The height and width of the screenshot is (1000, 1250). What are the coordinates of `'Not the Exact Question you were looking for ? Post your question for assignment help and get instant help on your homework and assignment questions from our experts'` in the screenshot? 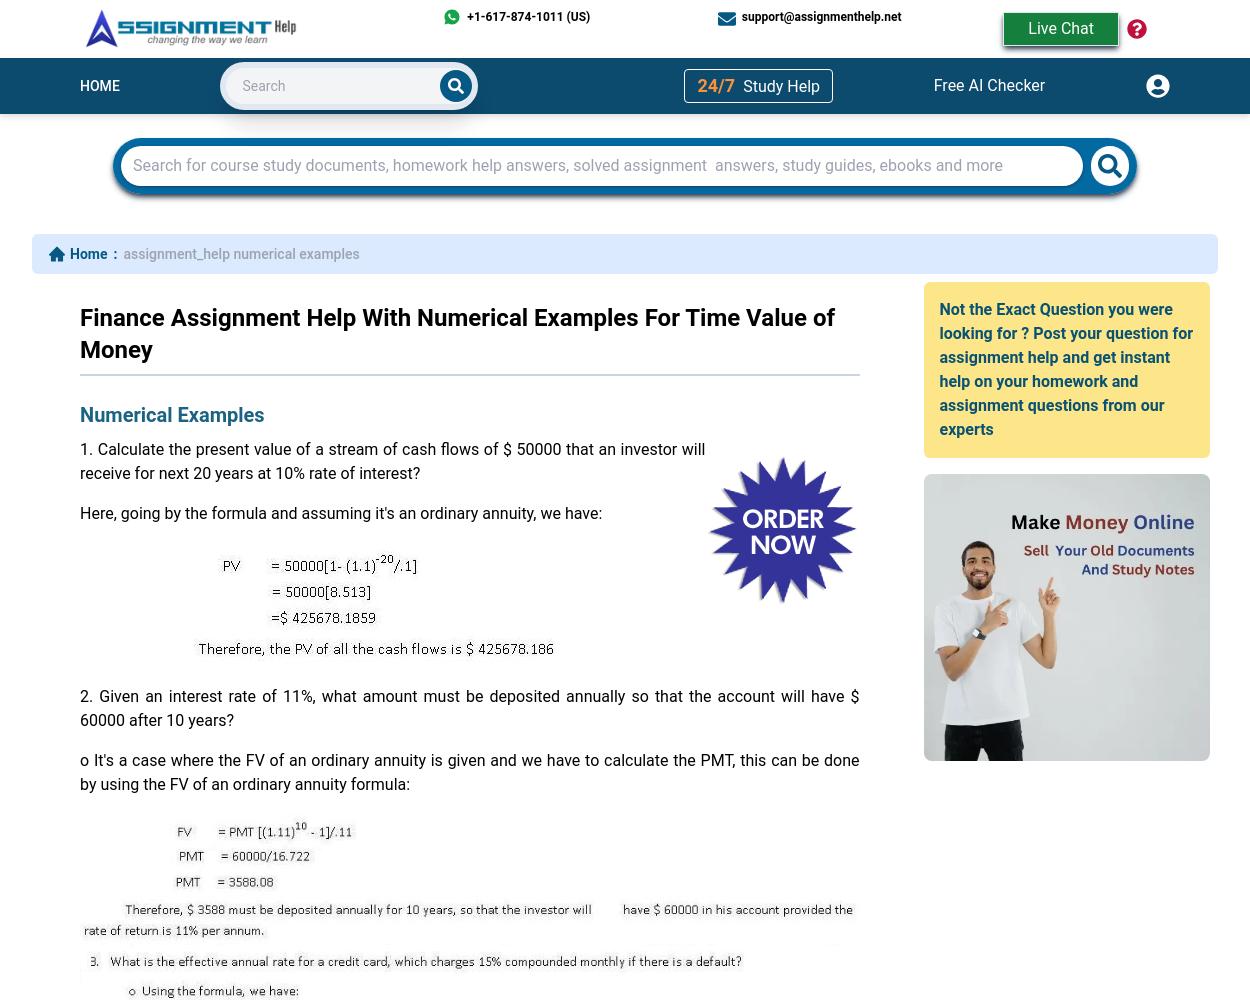 It's located at (1065, 368).